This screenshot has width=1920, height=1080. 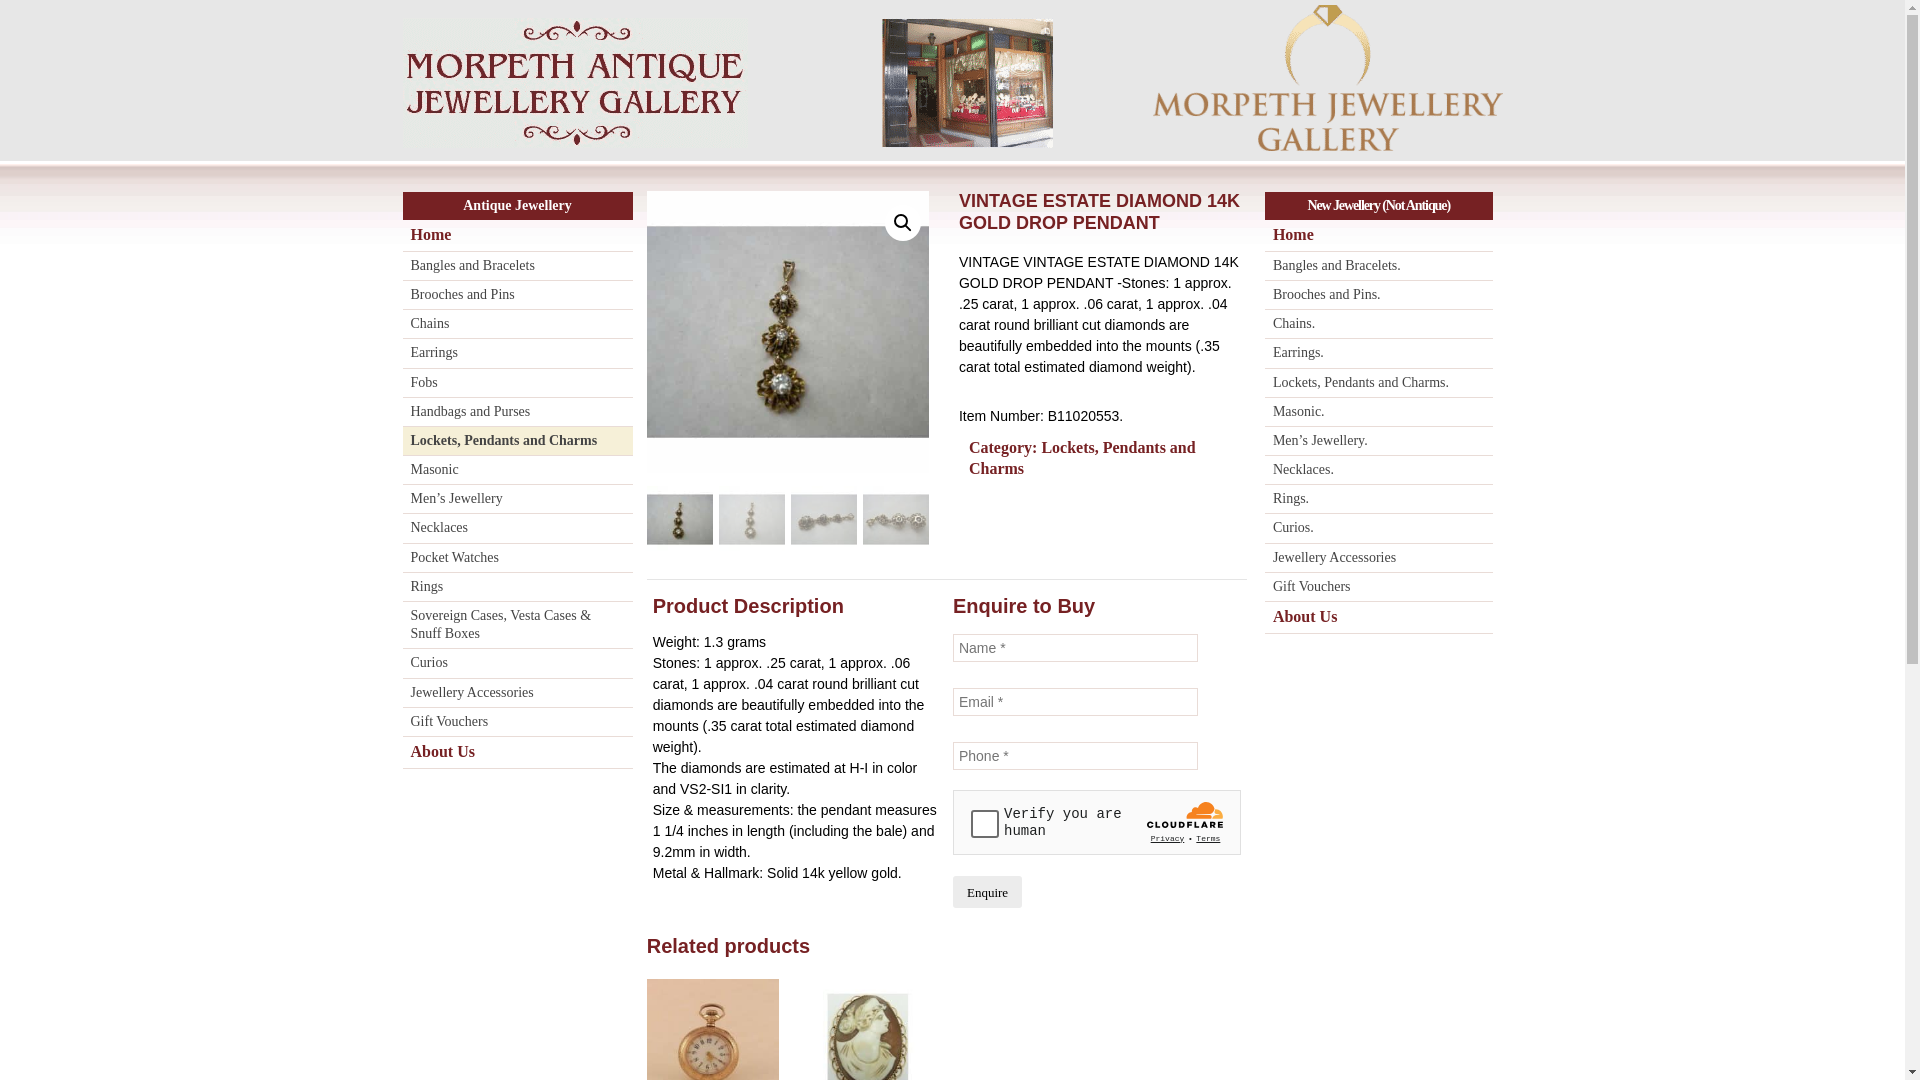 I want to click on 'Enquire', so click(x=952, y=890).